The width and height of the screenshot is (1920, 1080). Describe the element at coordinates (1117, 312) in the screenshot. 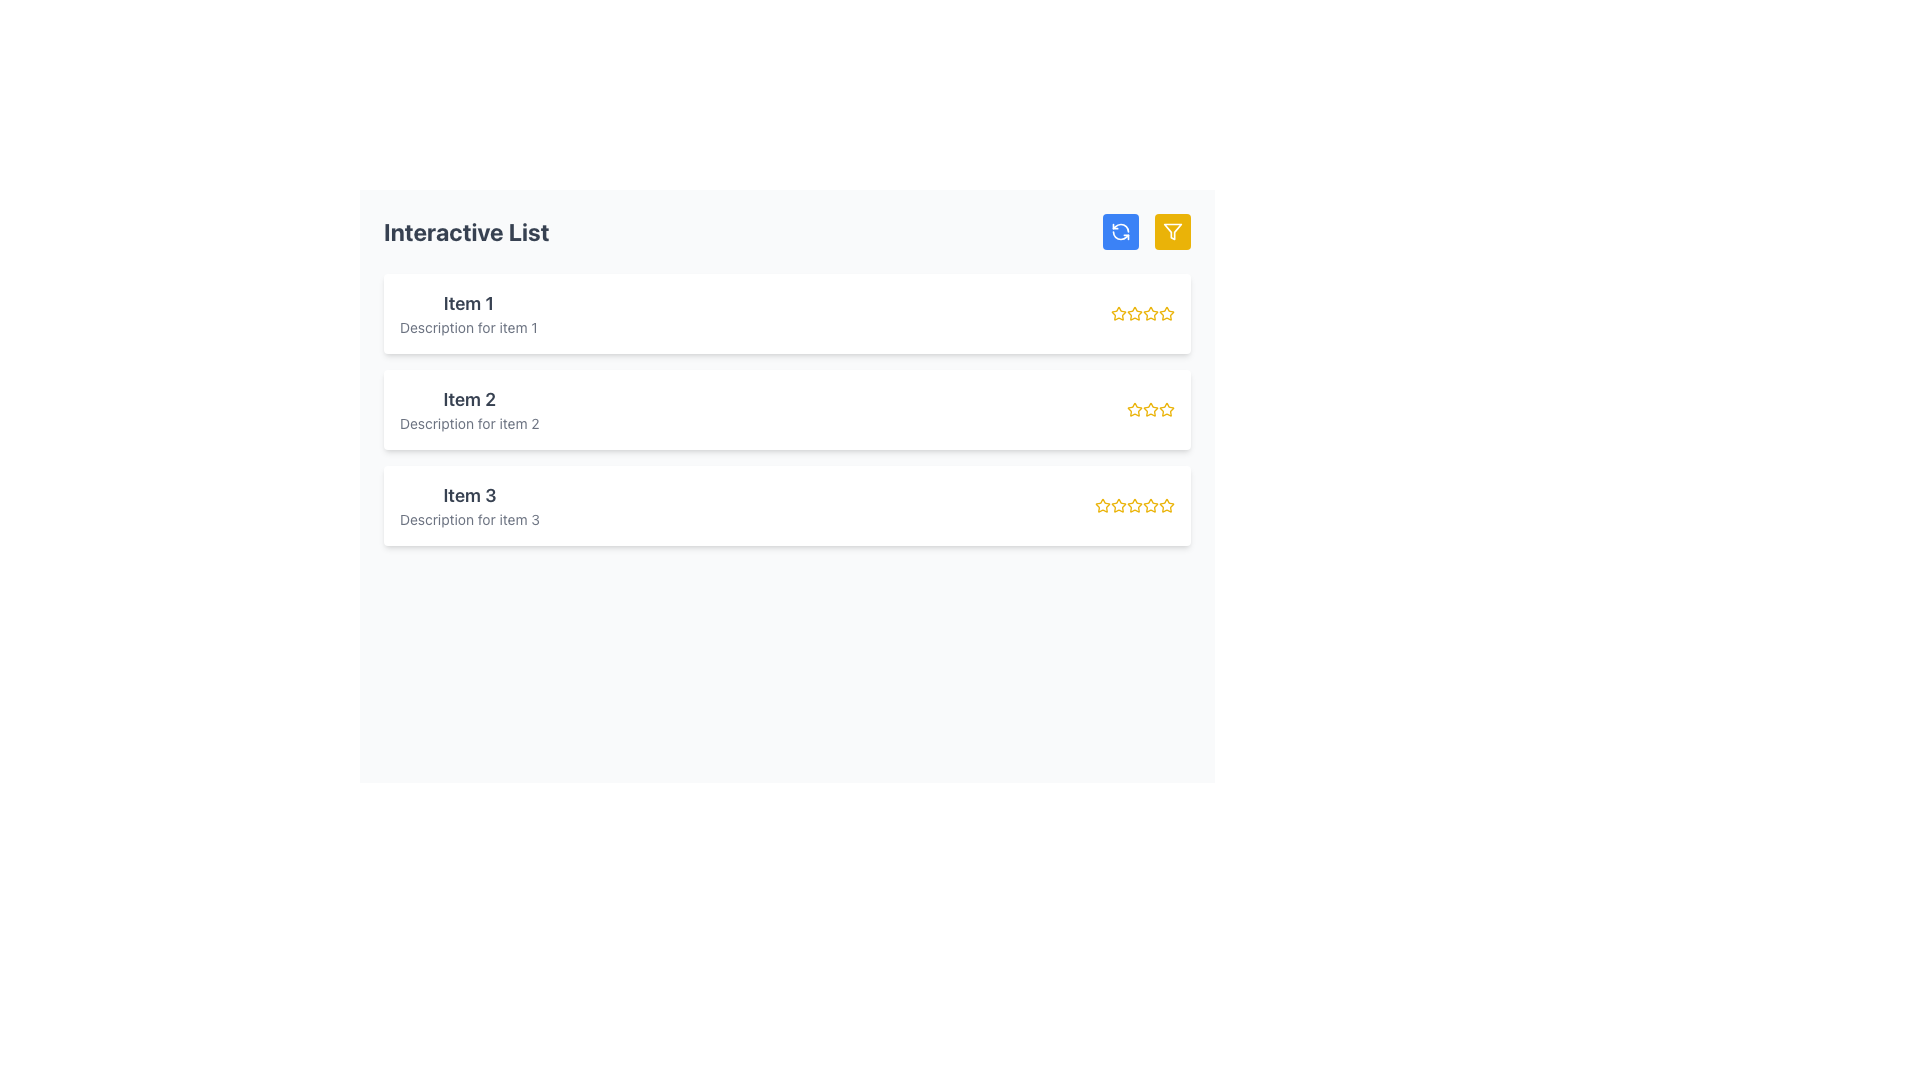

I see `the first star icon with yellow outlines, used for rating purposes, located to the right of the text 'Item 1' in the interactive list` at that location.